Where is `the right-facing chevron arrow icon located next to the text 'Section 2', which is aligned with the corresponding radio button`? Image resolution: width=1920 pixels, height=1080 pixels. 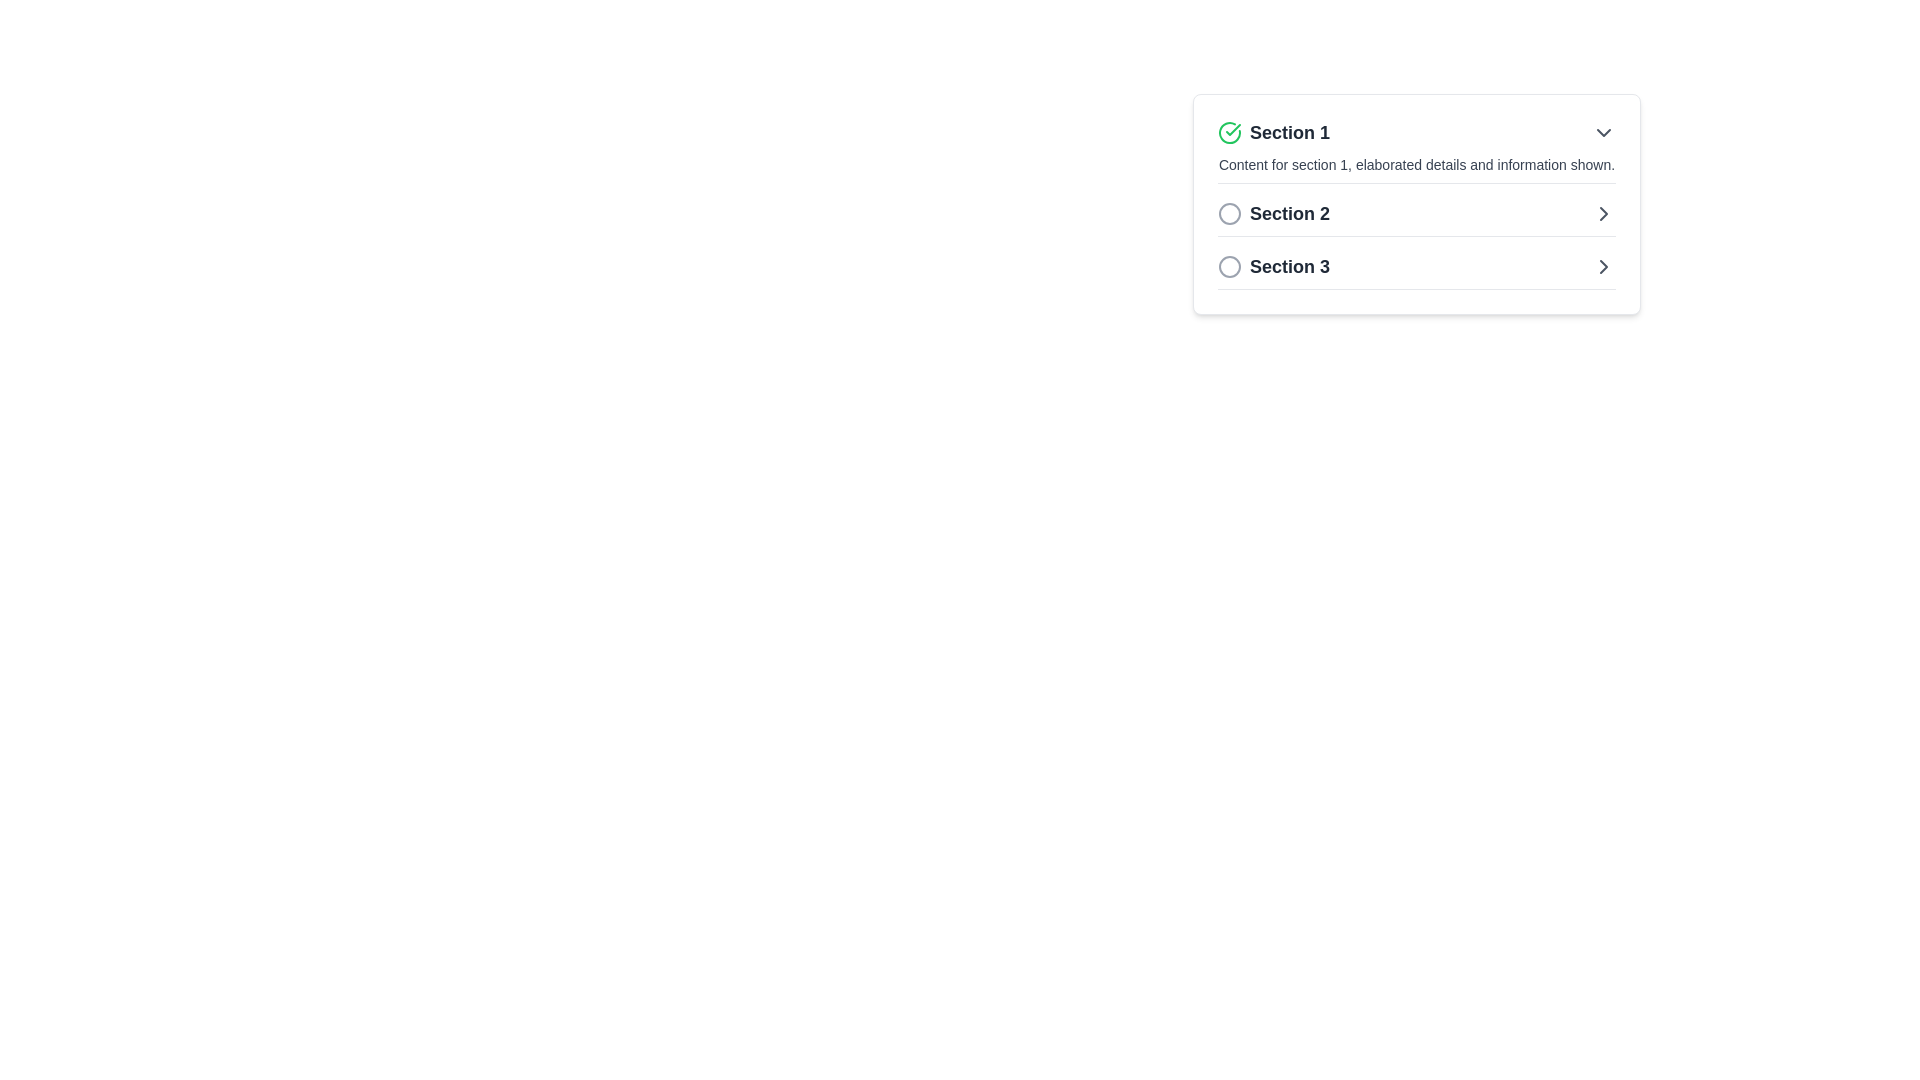
the right-facing chevron arrow icon located next to the text 'Section 2', which is aligned with the corresponding radio button is located at coordinates (1603, 213).